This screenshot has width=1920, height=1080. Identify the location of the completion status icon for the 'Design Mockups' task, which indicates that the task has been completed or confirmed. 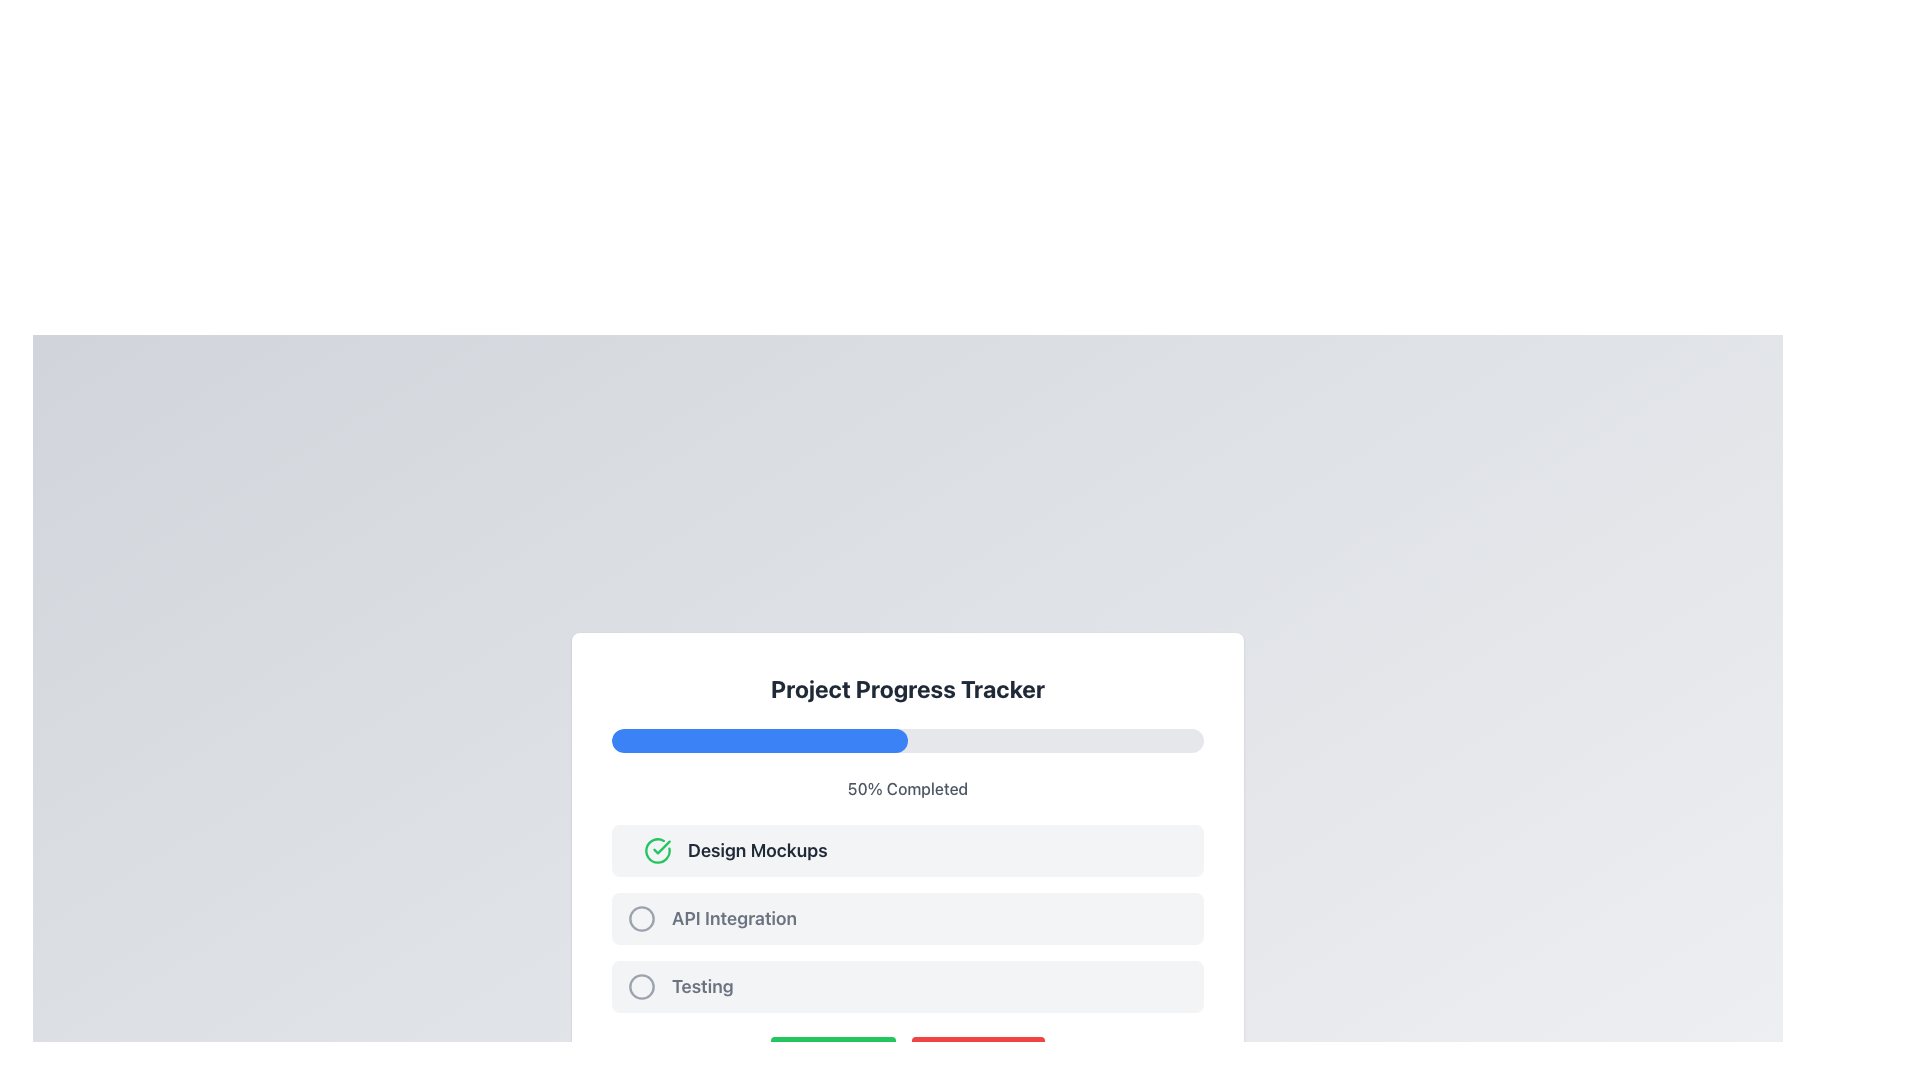
(657, 851).